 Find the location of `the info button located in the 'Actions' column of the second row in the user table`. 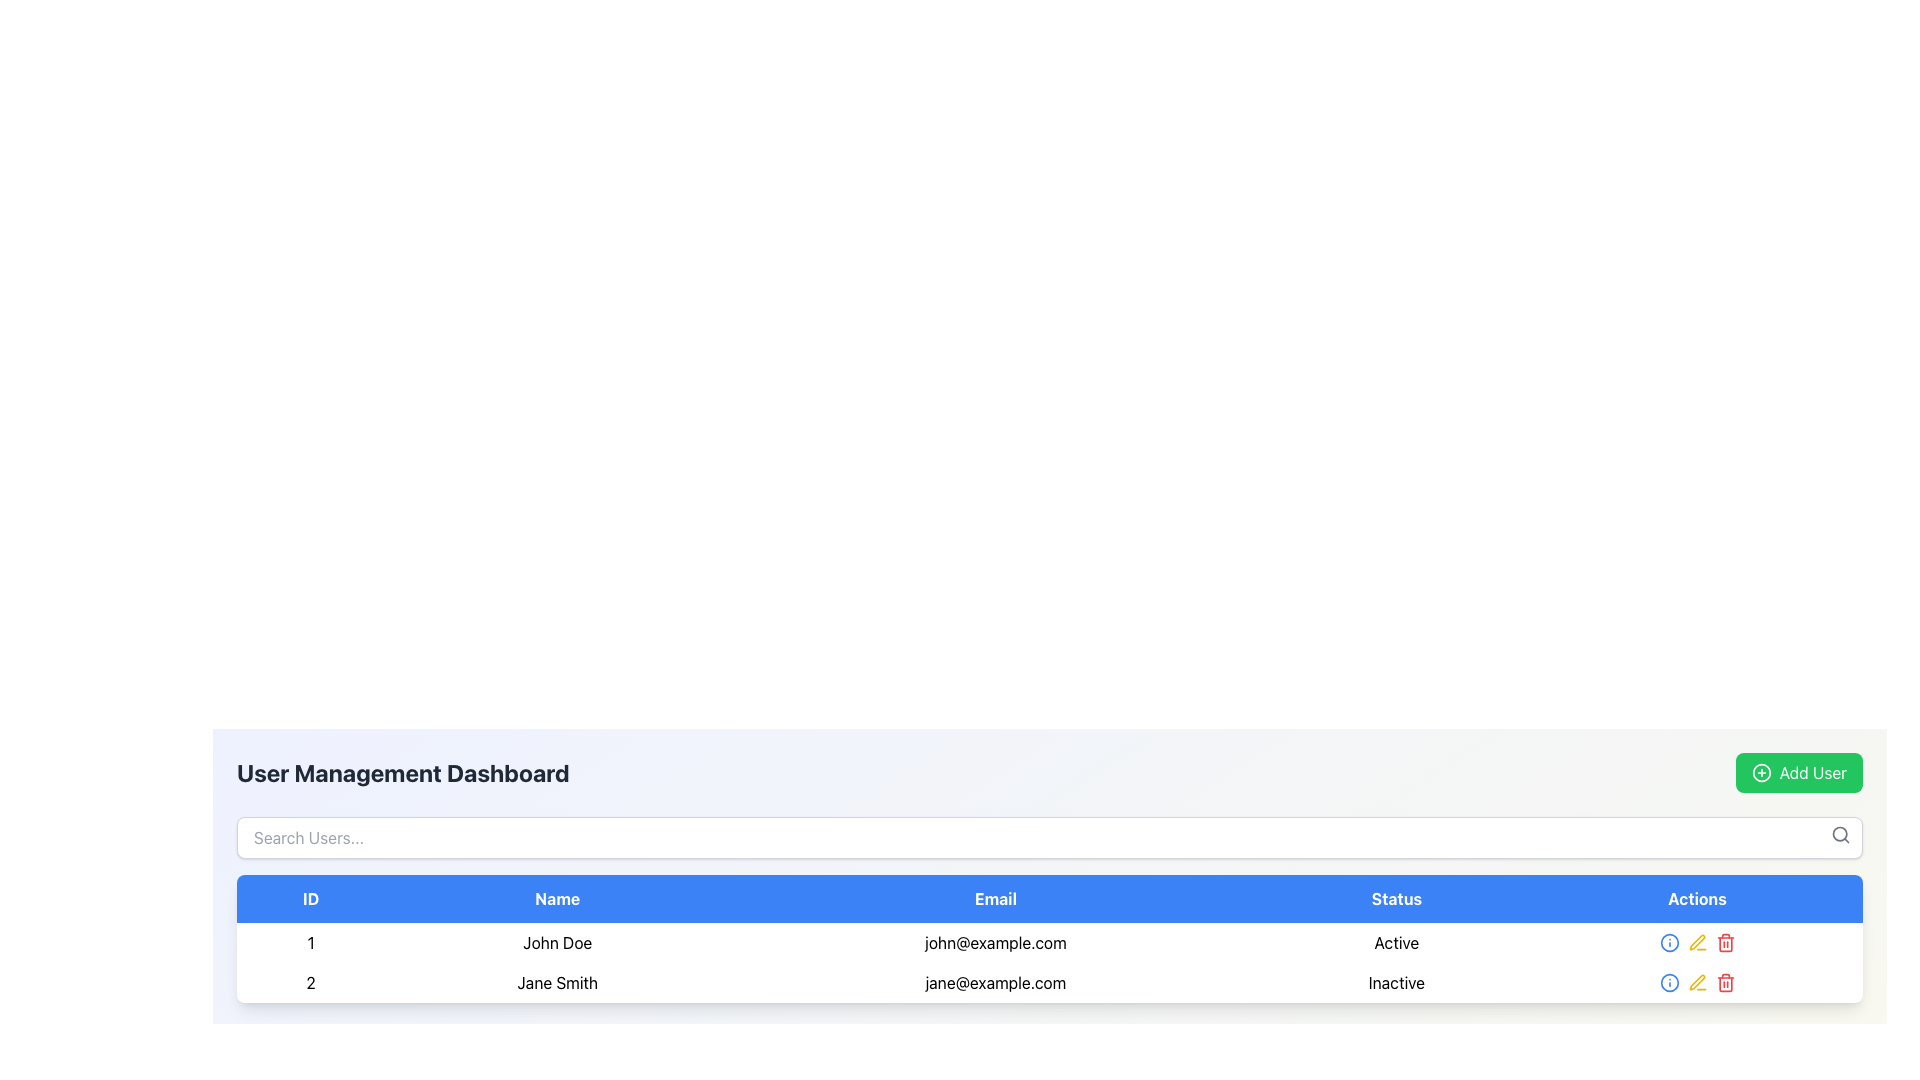

the info button located in the 'Actions' column of the second row in the user table is located at coordinates (1669, 942).